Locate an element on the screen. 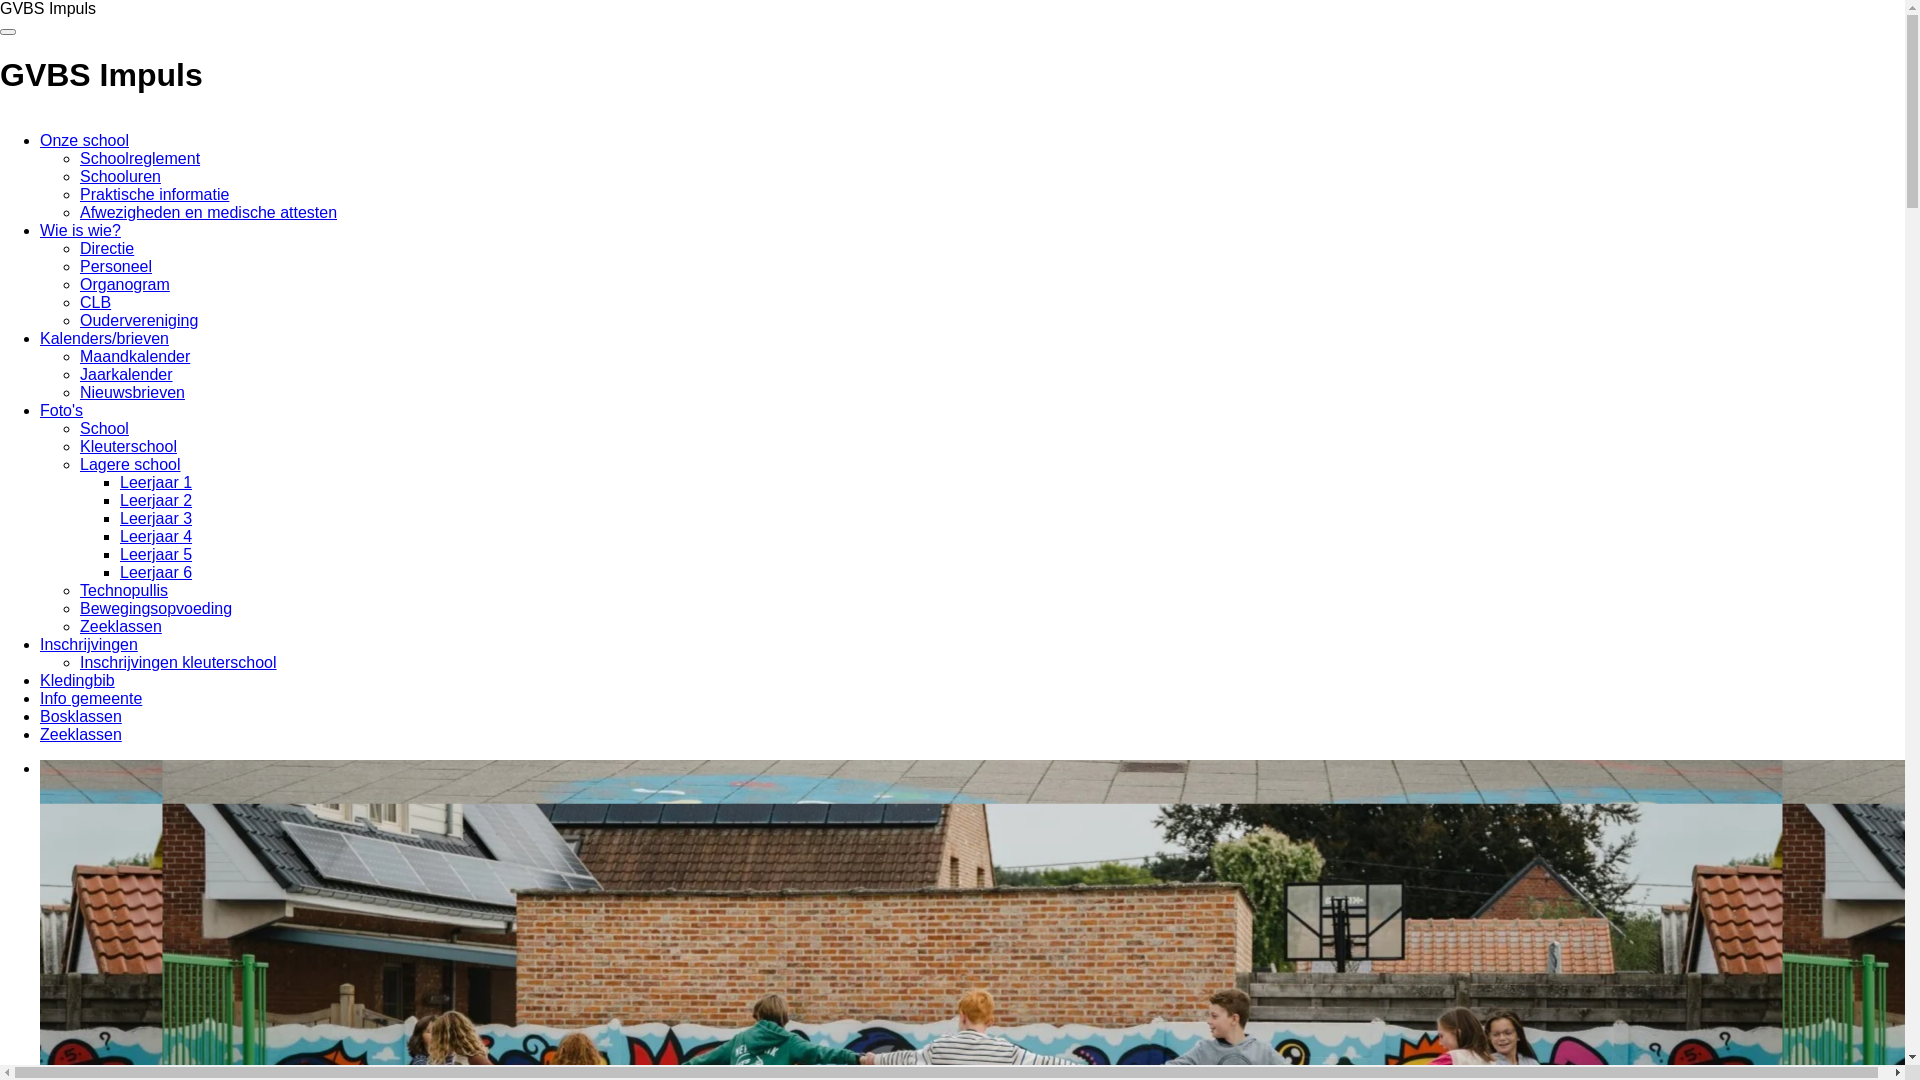 The width and height of the screenshot is (1920, 1080). 'Zeeklassen' is located at coordinates (80, 734).